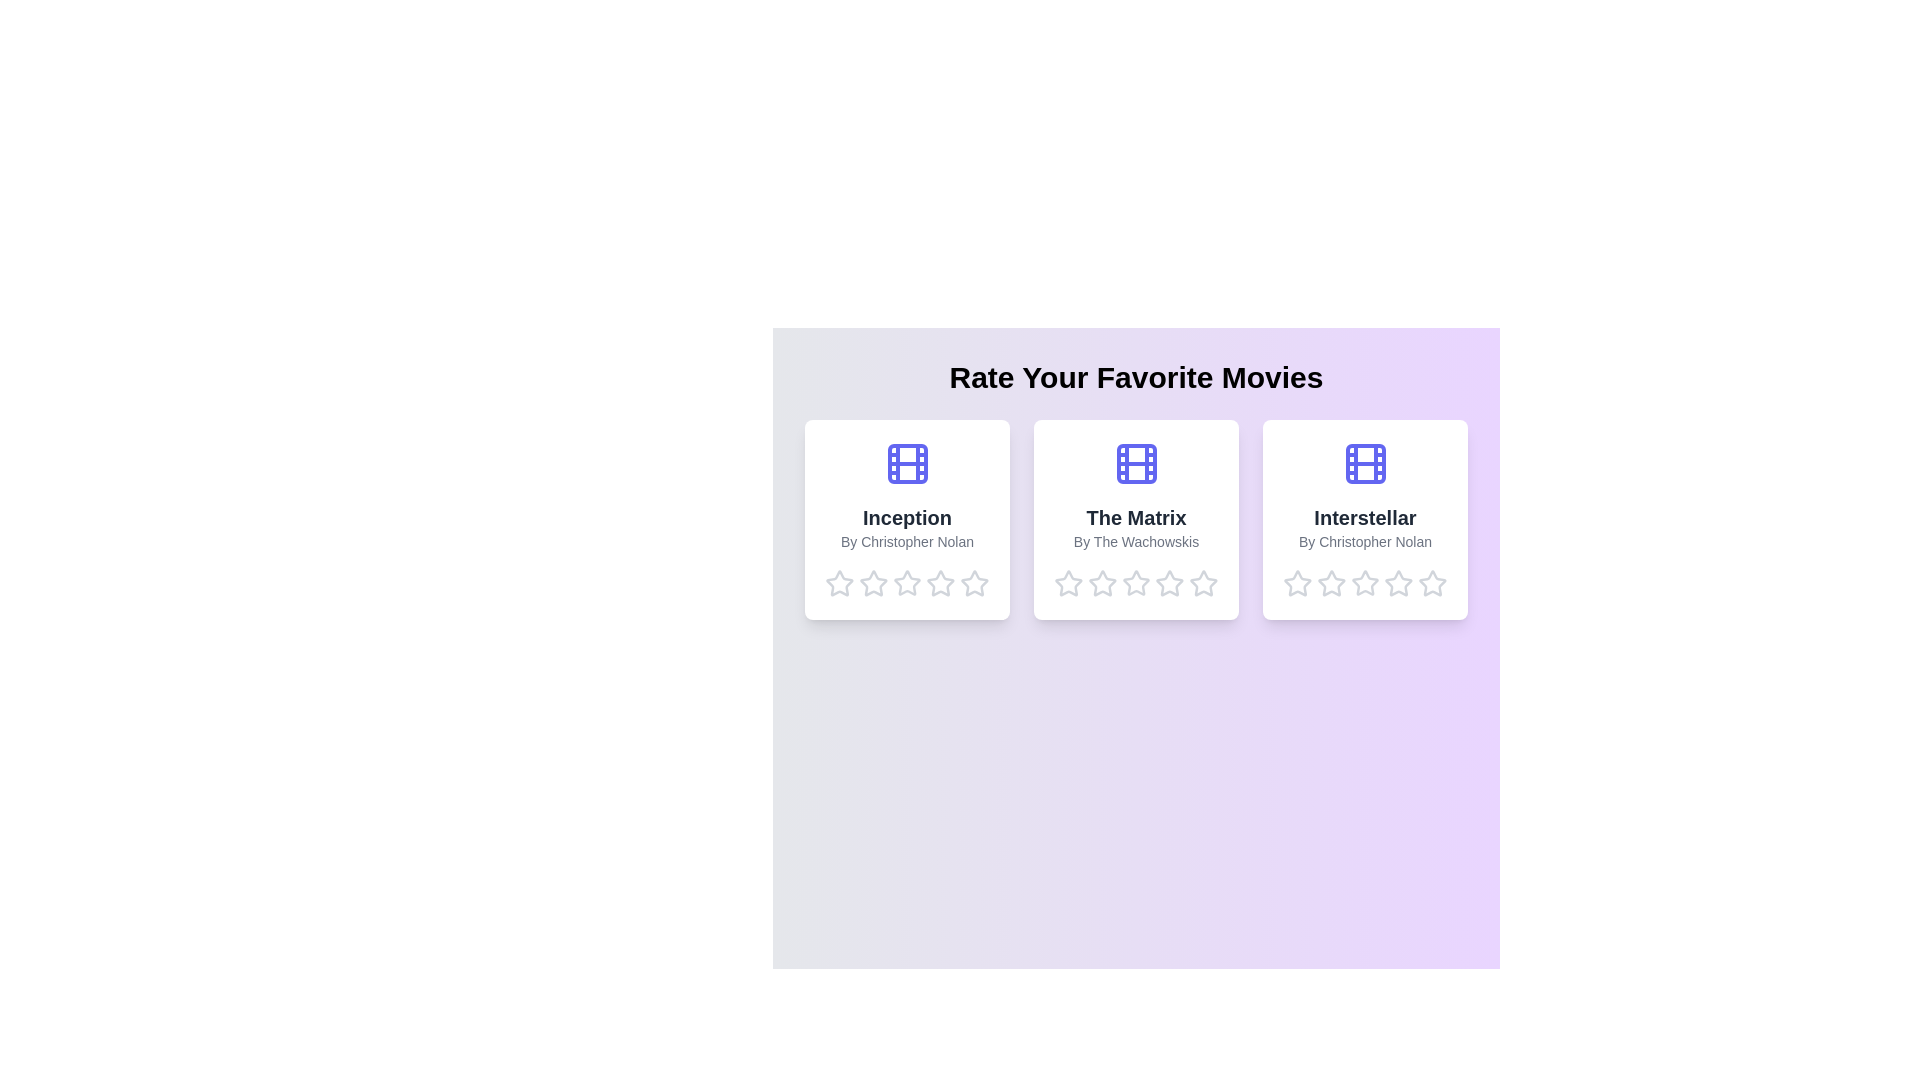 The image size is (1920, 1080). What do you see at coordinates (1170, 583) in the screenshot?
I see `the star corresponding to 4 stars for the movie The Matrix` at bounding box center [1170, 583].